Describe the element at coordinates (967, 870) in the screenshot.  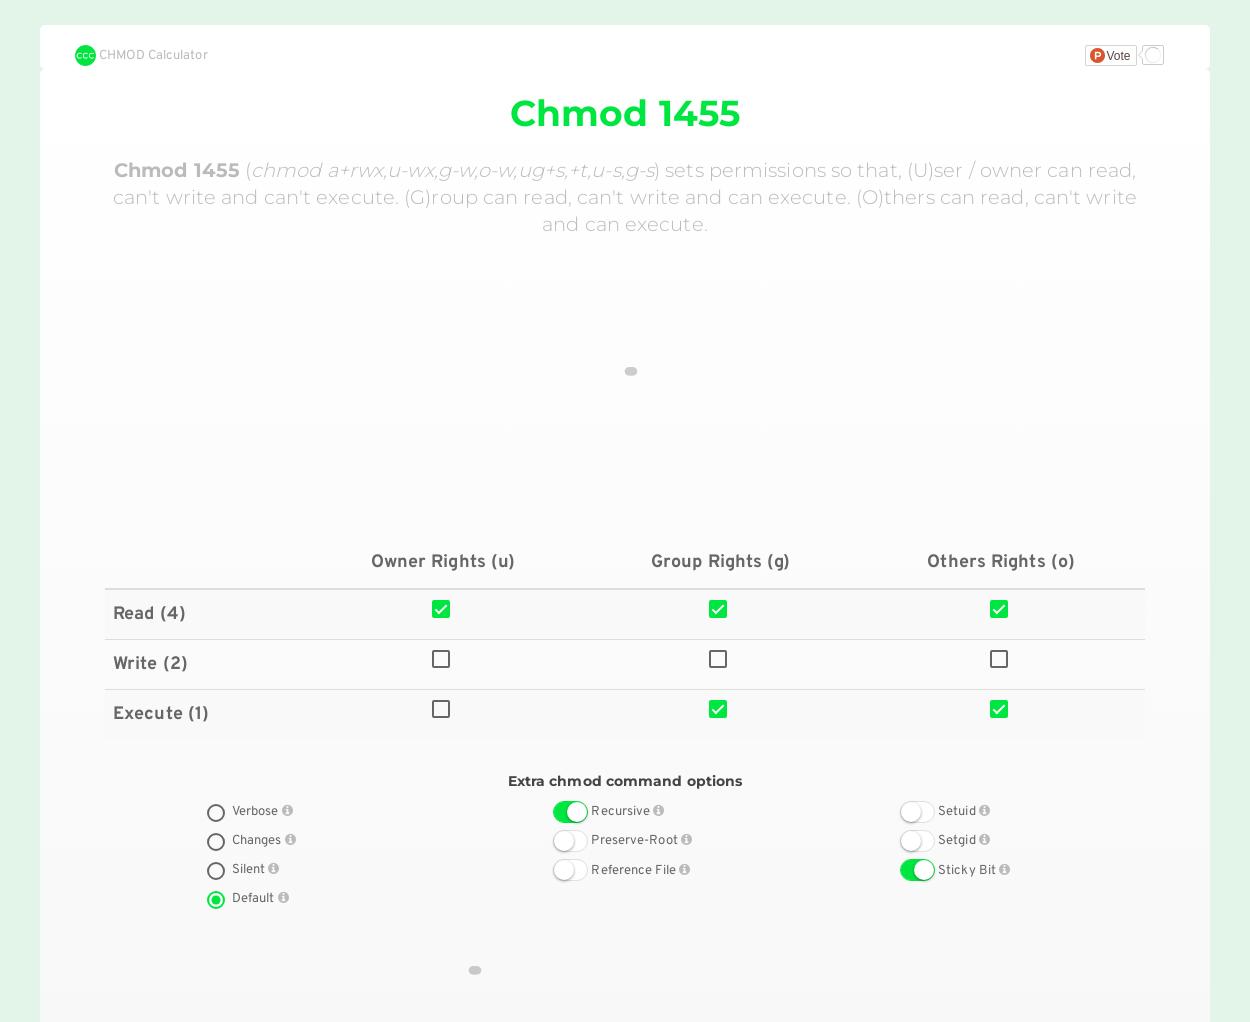
I see `'Sticky Bit'` at that location.